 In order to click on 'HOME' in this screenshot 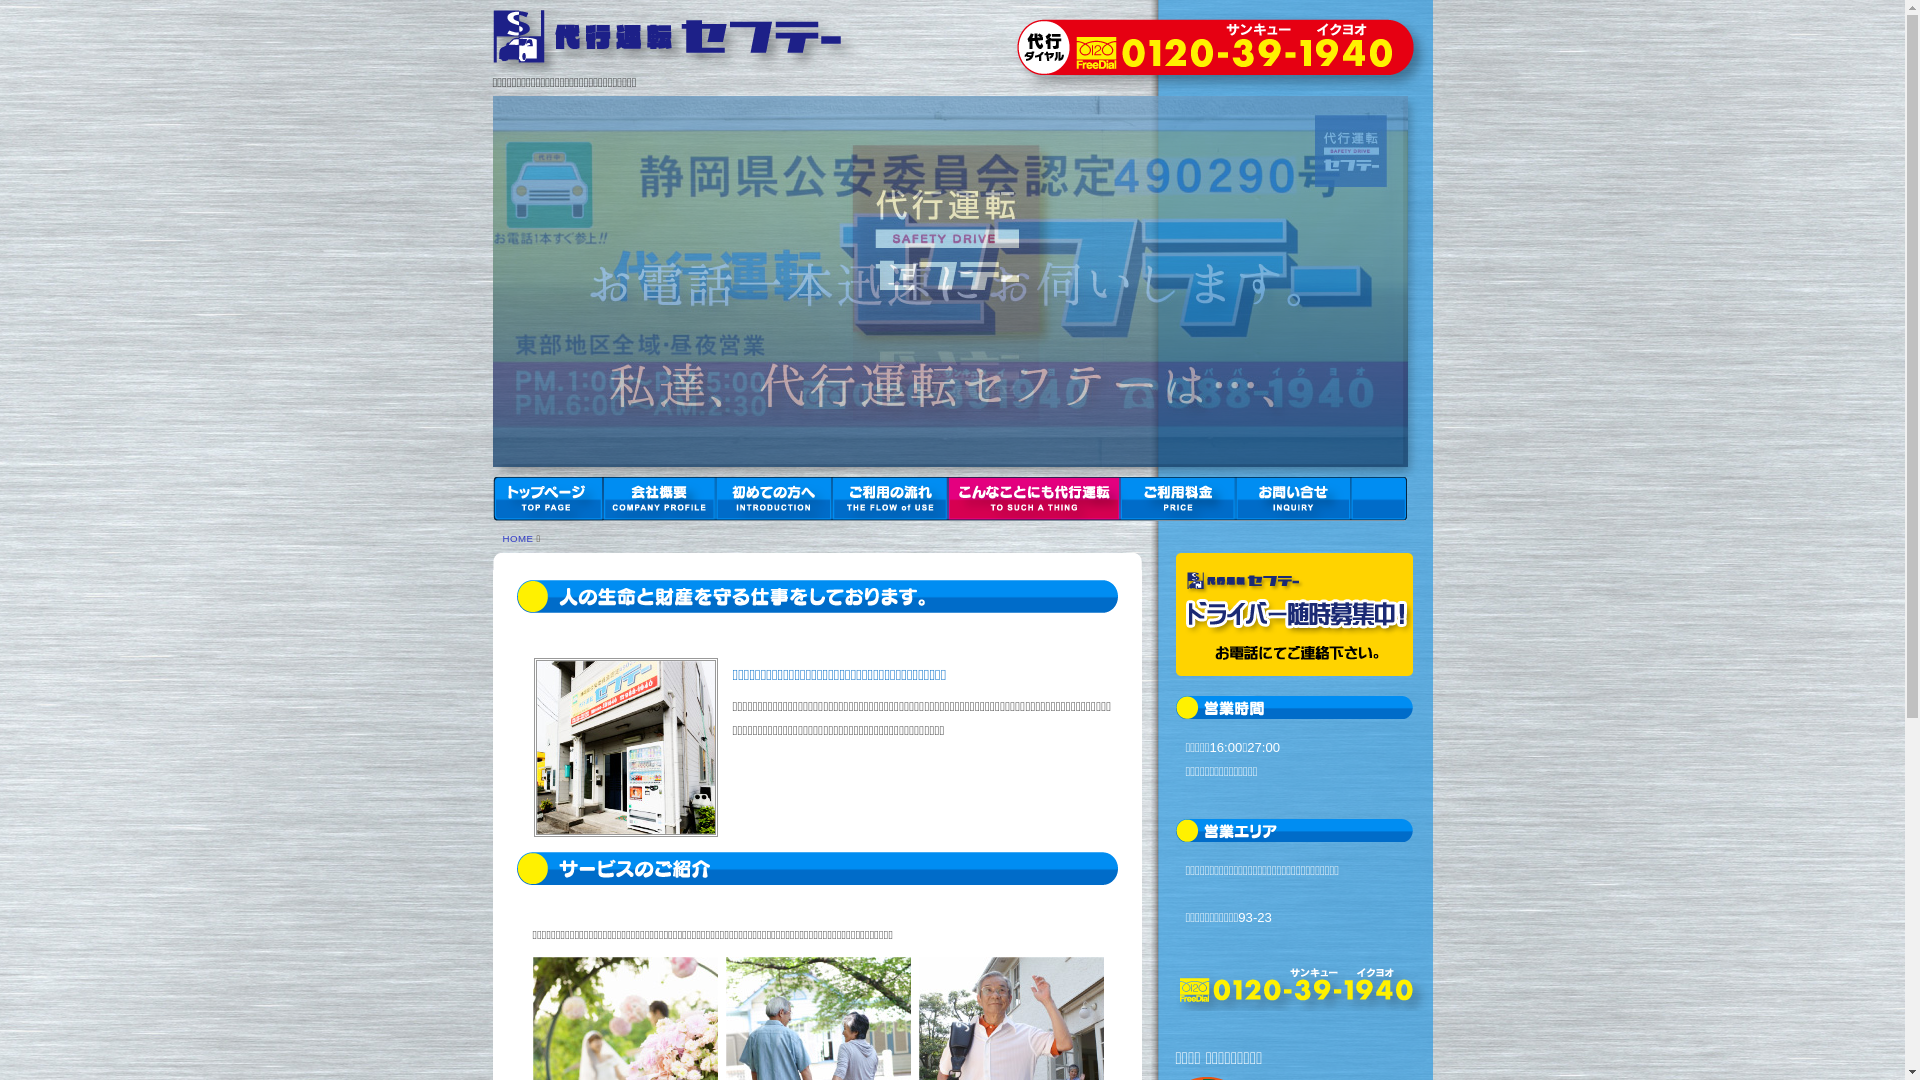, I will do `click(517, 537)`.